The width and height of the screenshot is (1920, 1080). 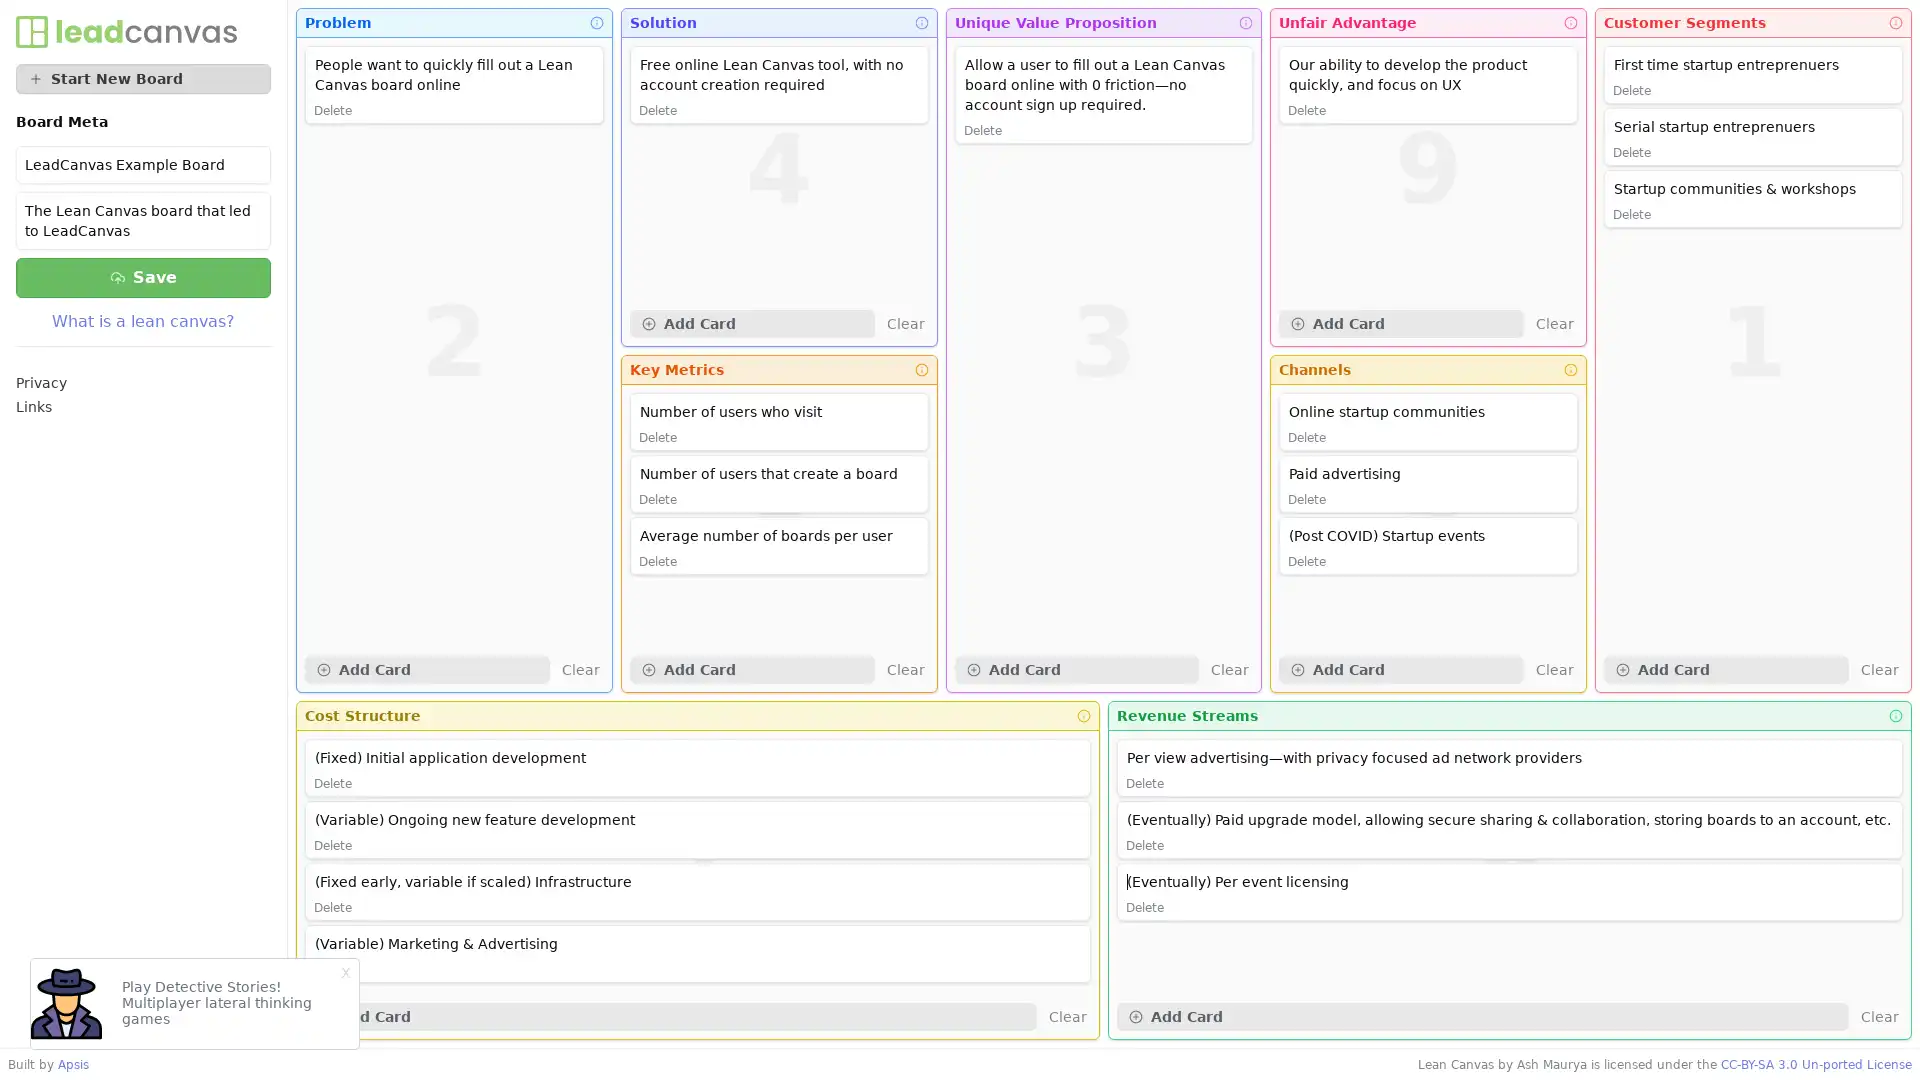 What do you see at coordinates (1145, 845) in the screenshot?
I see `Delete` at bounding box center [1145, 845].